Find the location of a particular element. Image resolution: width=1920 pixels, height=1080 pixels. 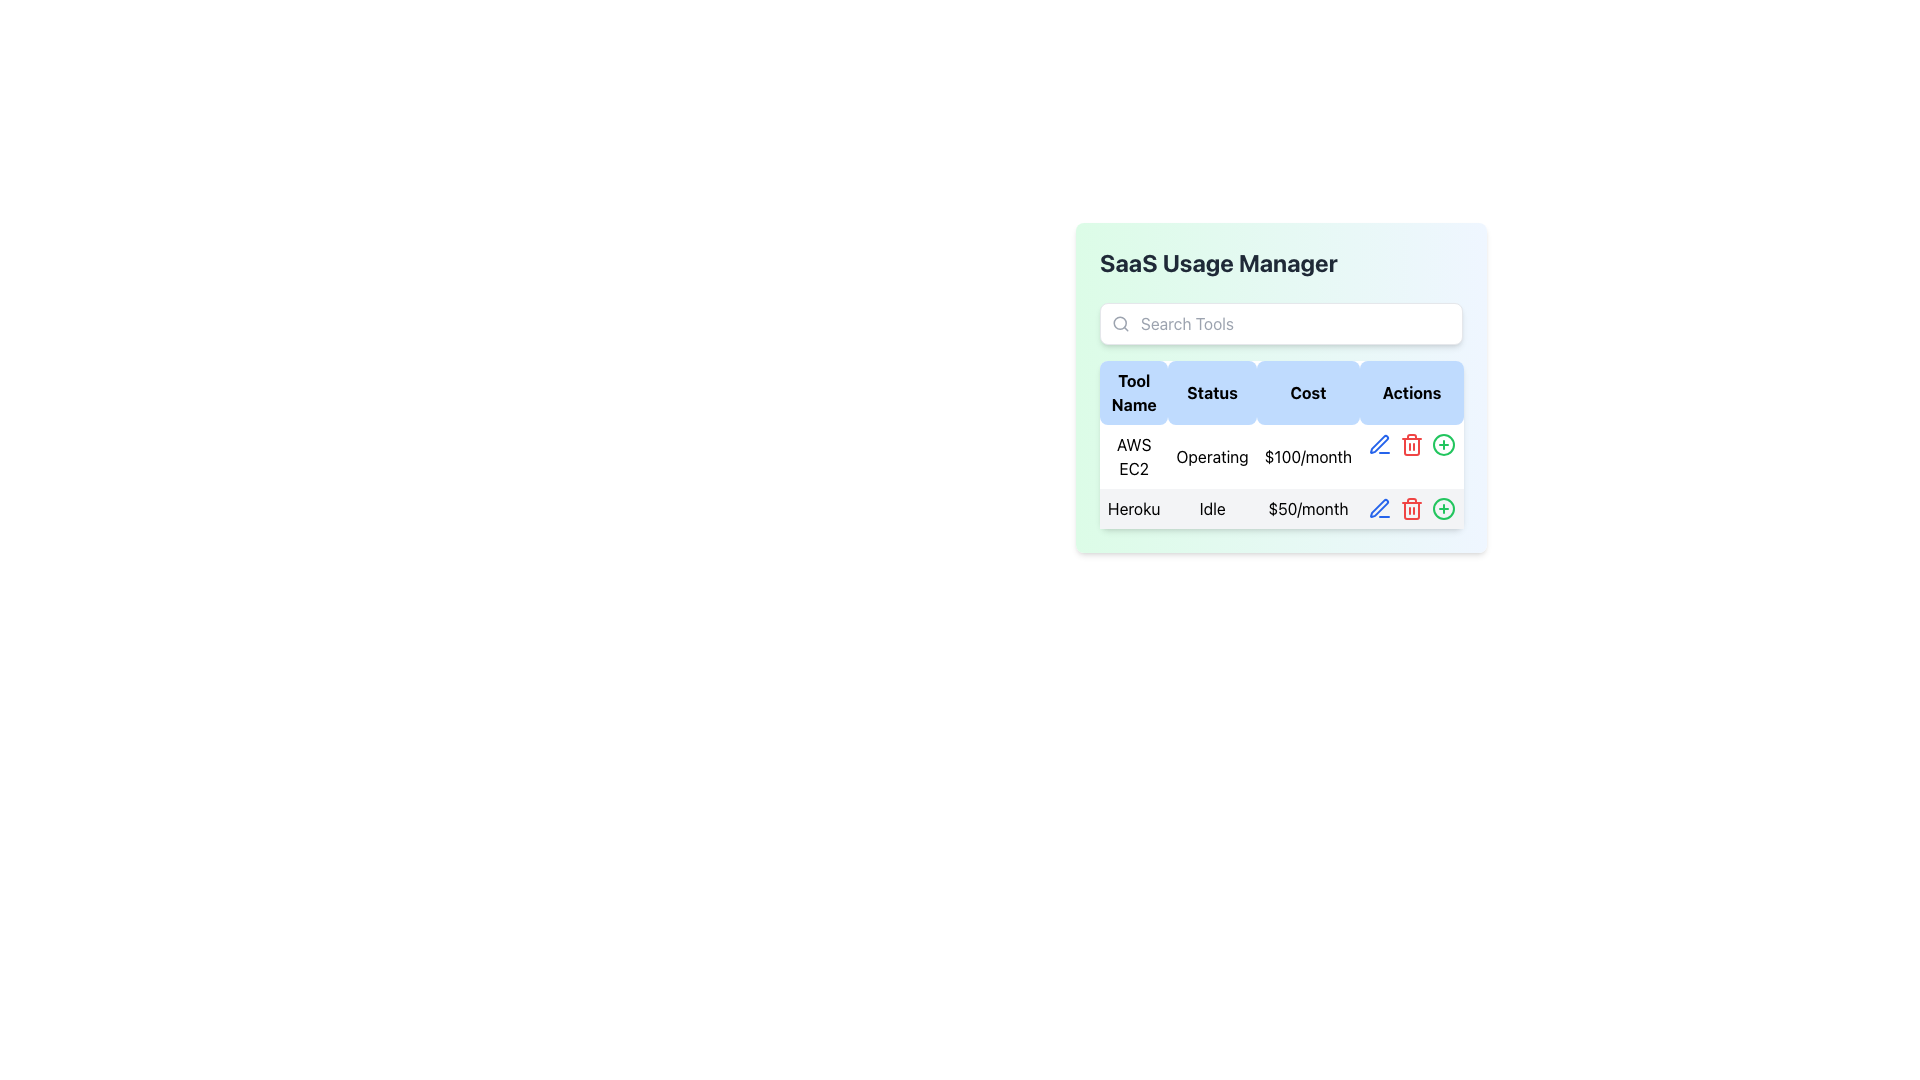

the small gray magnifying glass icon associated with the search functionality is located at coordinates (1121, 323).